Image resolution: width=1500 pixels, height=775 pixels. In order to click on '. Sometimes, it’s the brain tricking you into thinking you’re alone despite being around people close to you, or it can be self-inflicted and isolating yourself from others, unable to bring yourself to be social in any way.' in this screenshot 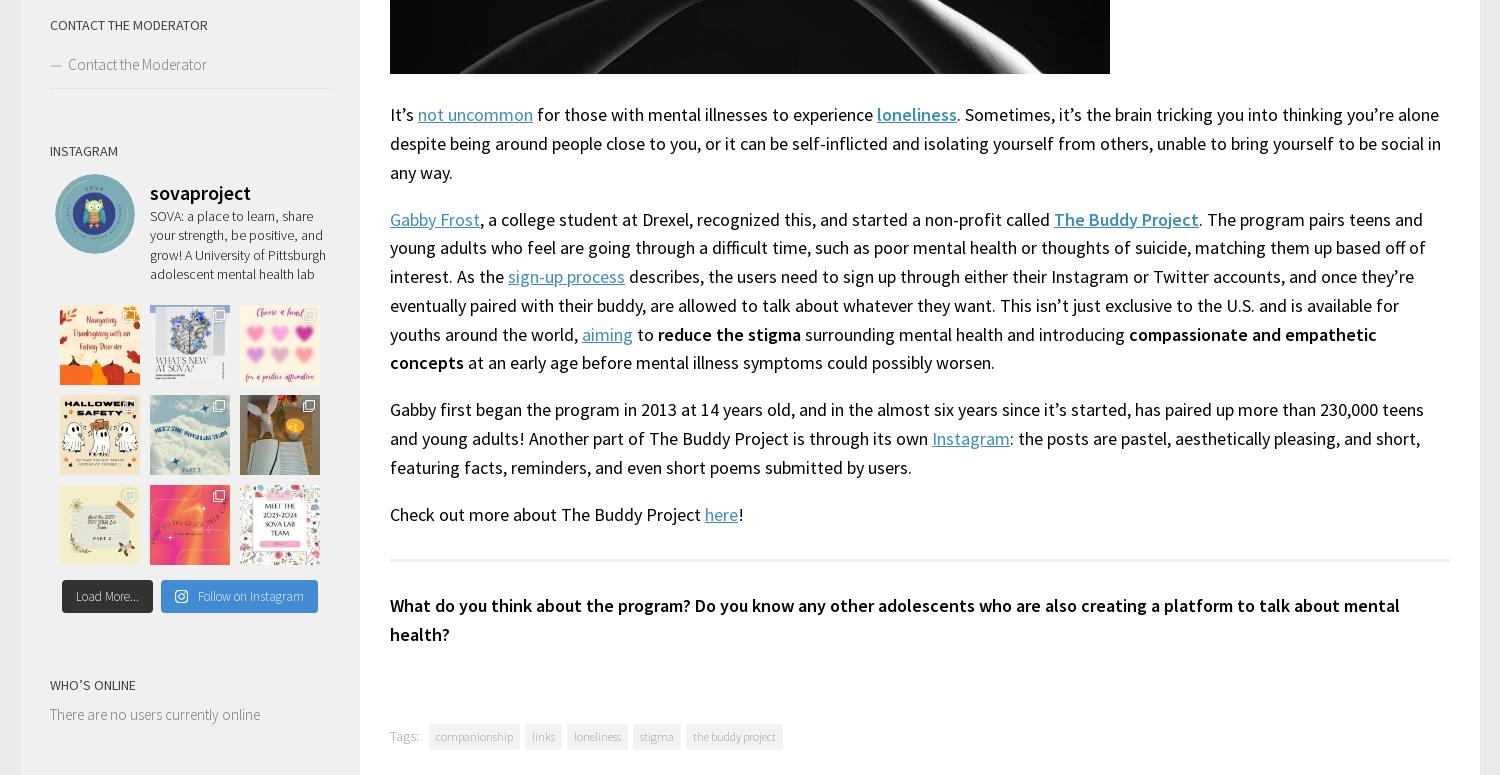, I will do `click(915, 141)`.